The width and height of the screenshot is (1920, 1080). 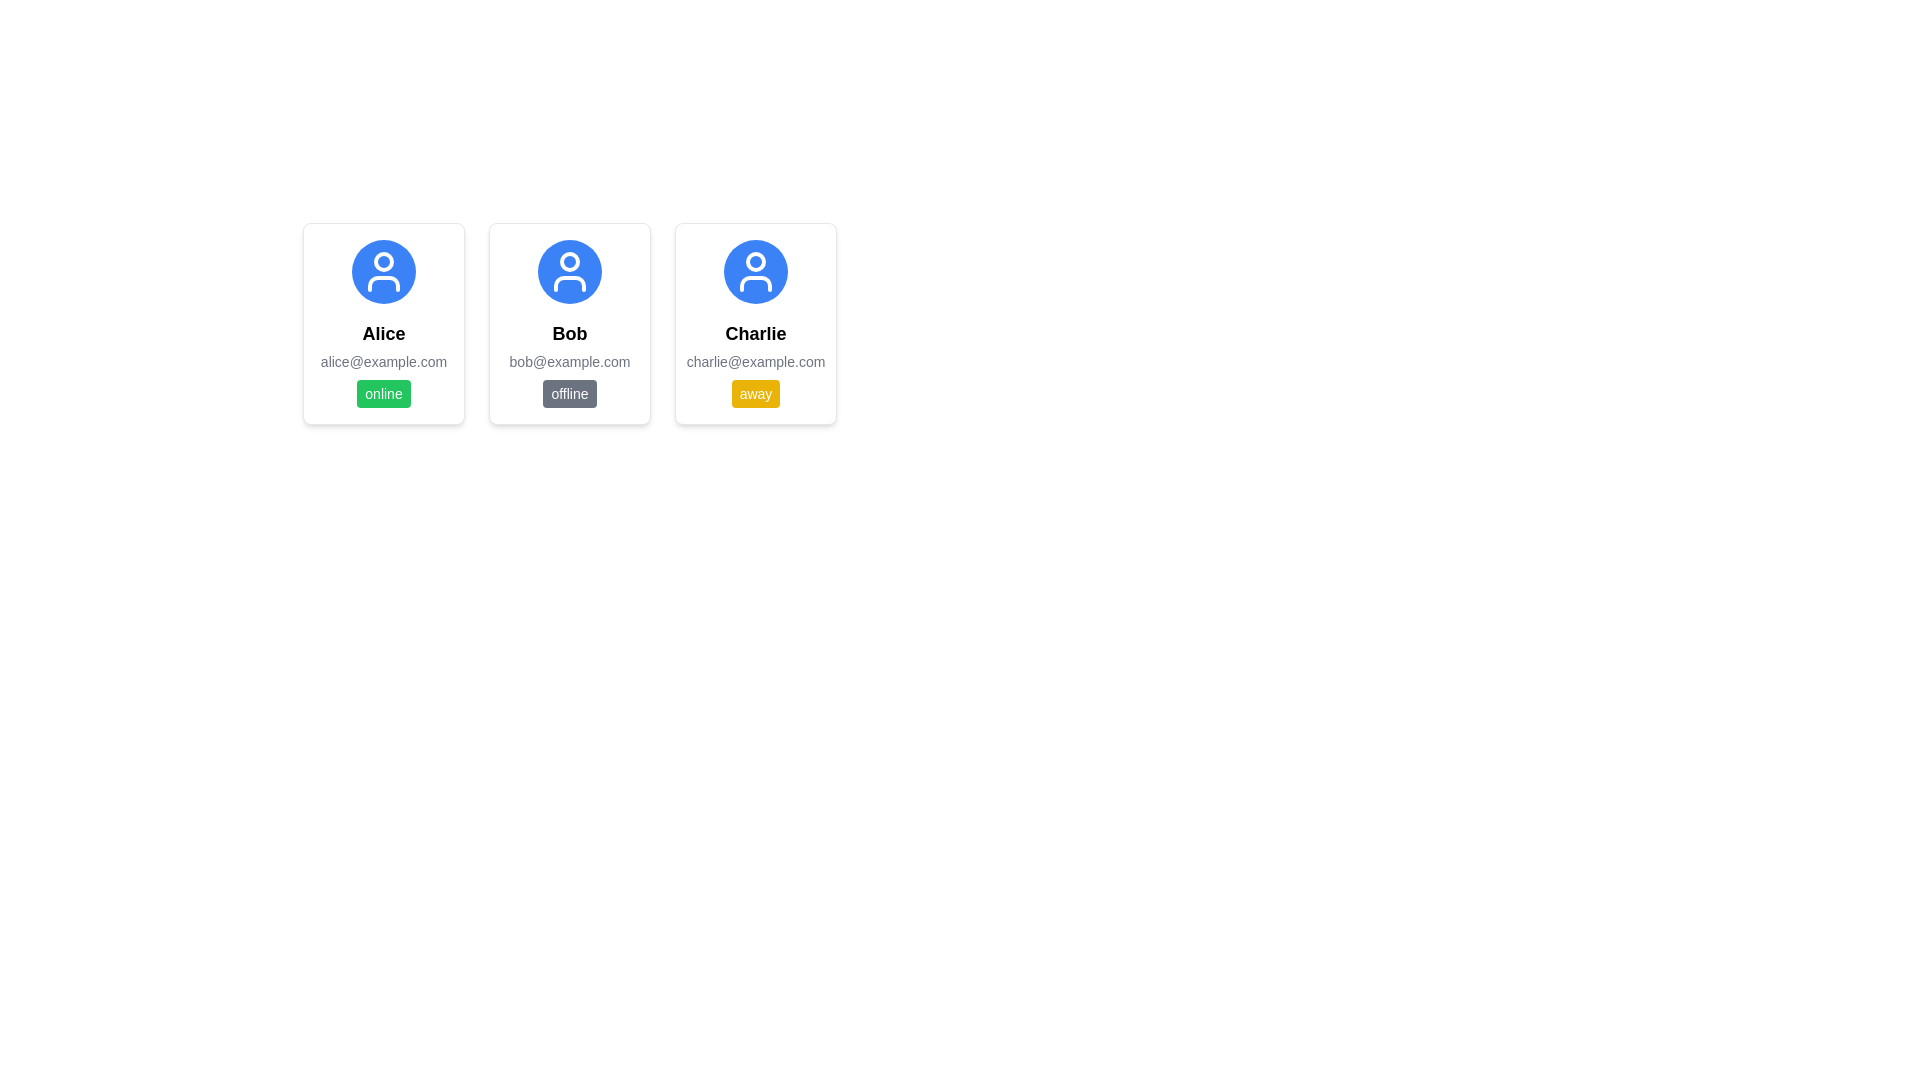 I want to click on text label that displays the user's name, located centrally within the user card, beneath the profile icon and above the email address 'alice@example.com', so click(x=384, y=333).